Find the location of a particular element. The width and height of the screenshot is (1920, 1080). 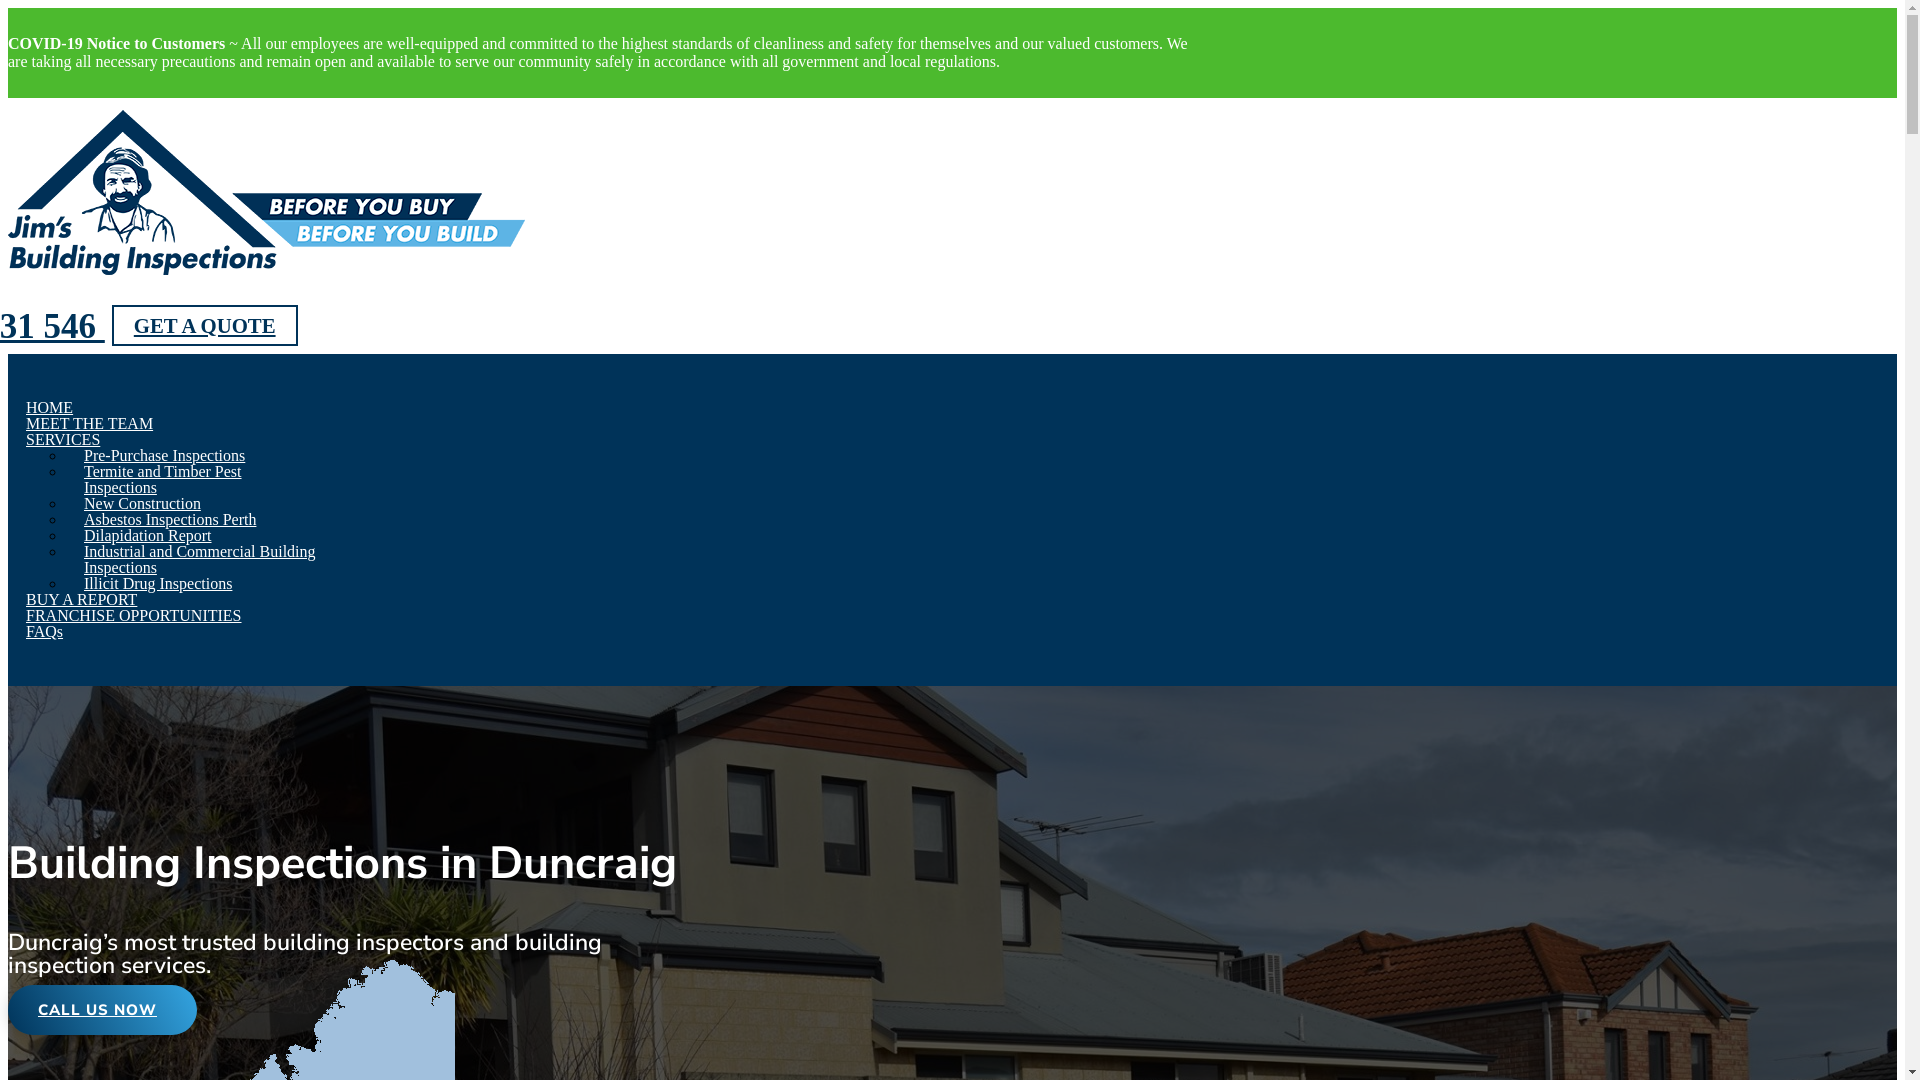

'SERVICES' is located at coordinates (62, 438).